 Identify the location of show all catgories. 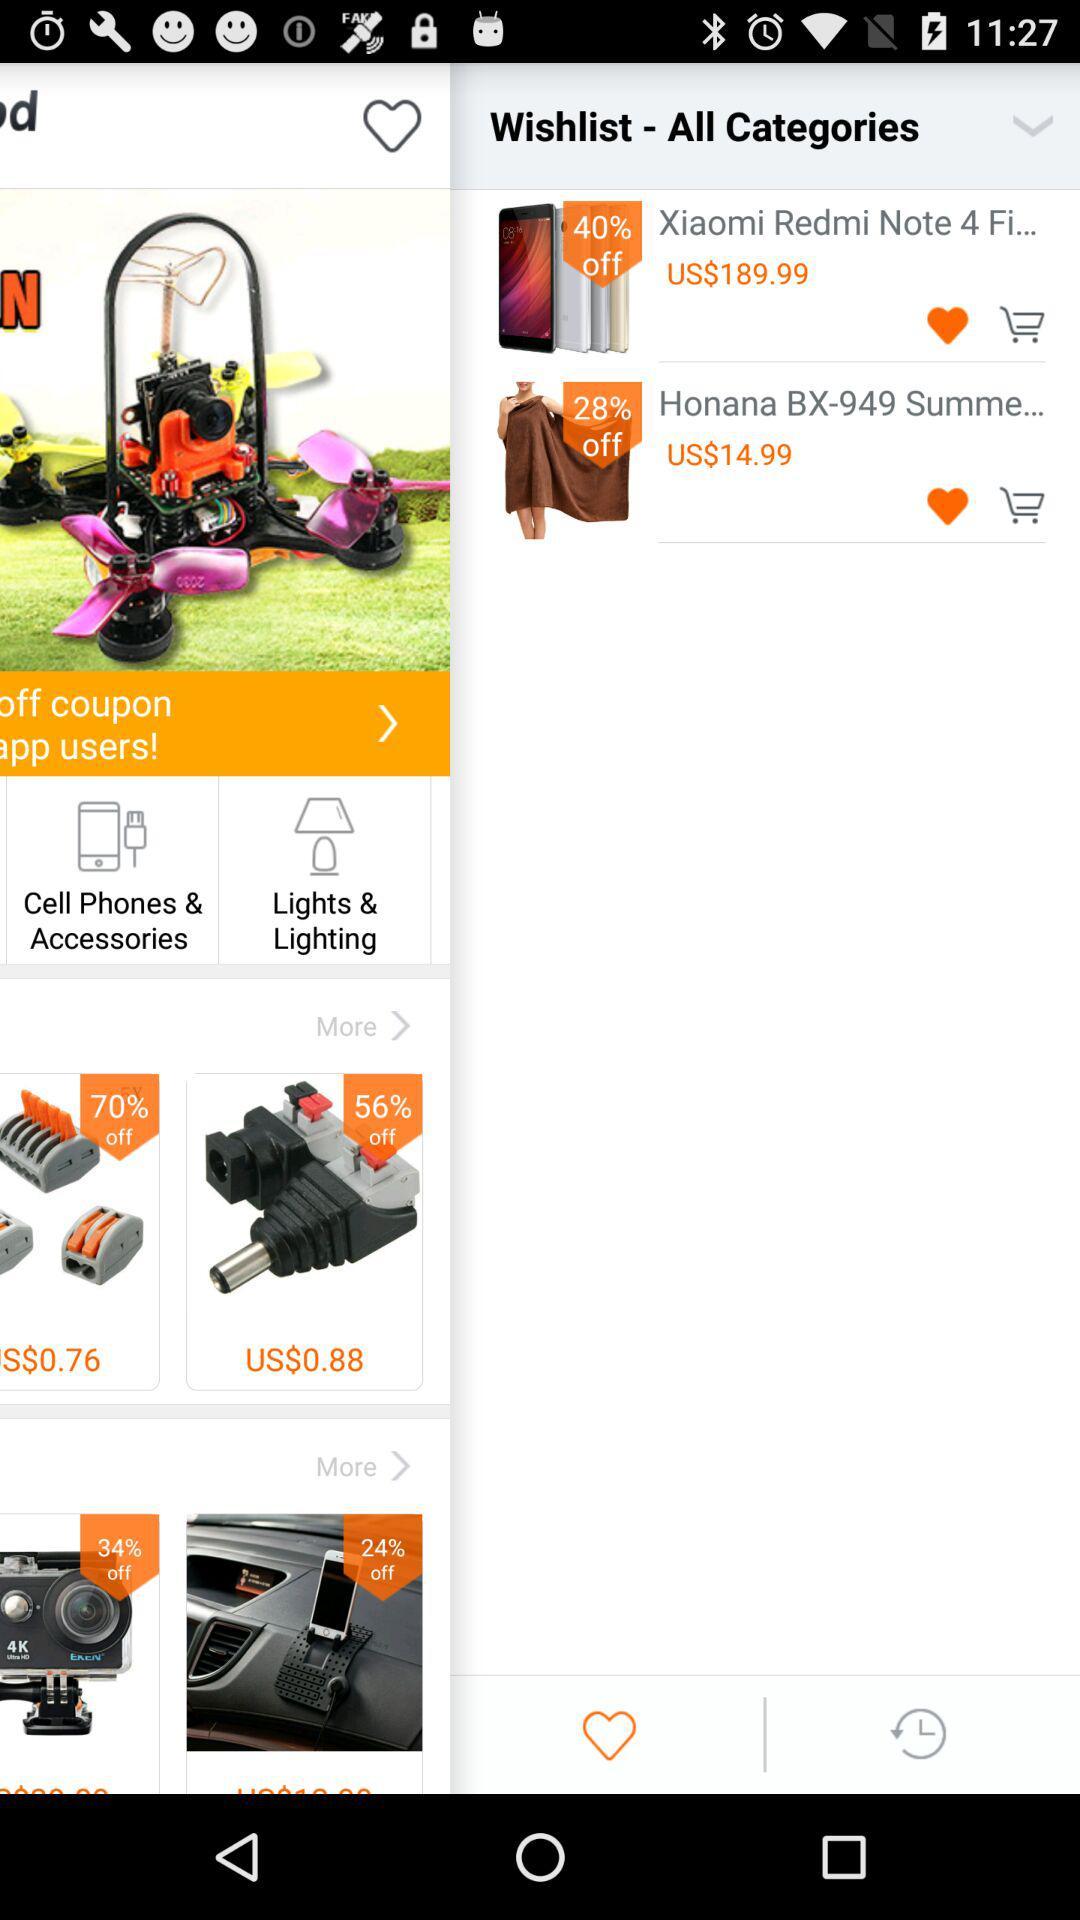
(1033, 124).